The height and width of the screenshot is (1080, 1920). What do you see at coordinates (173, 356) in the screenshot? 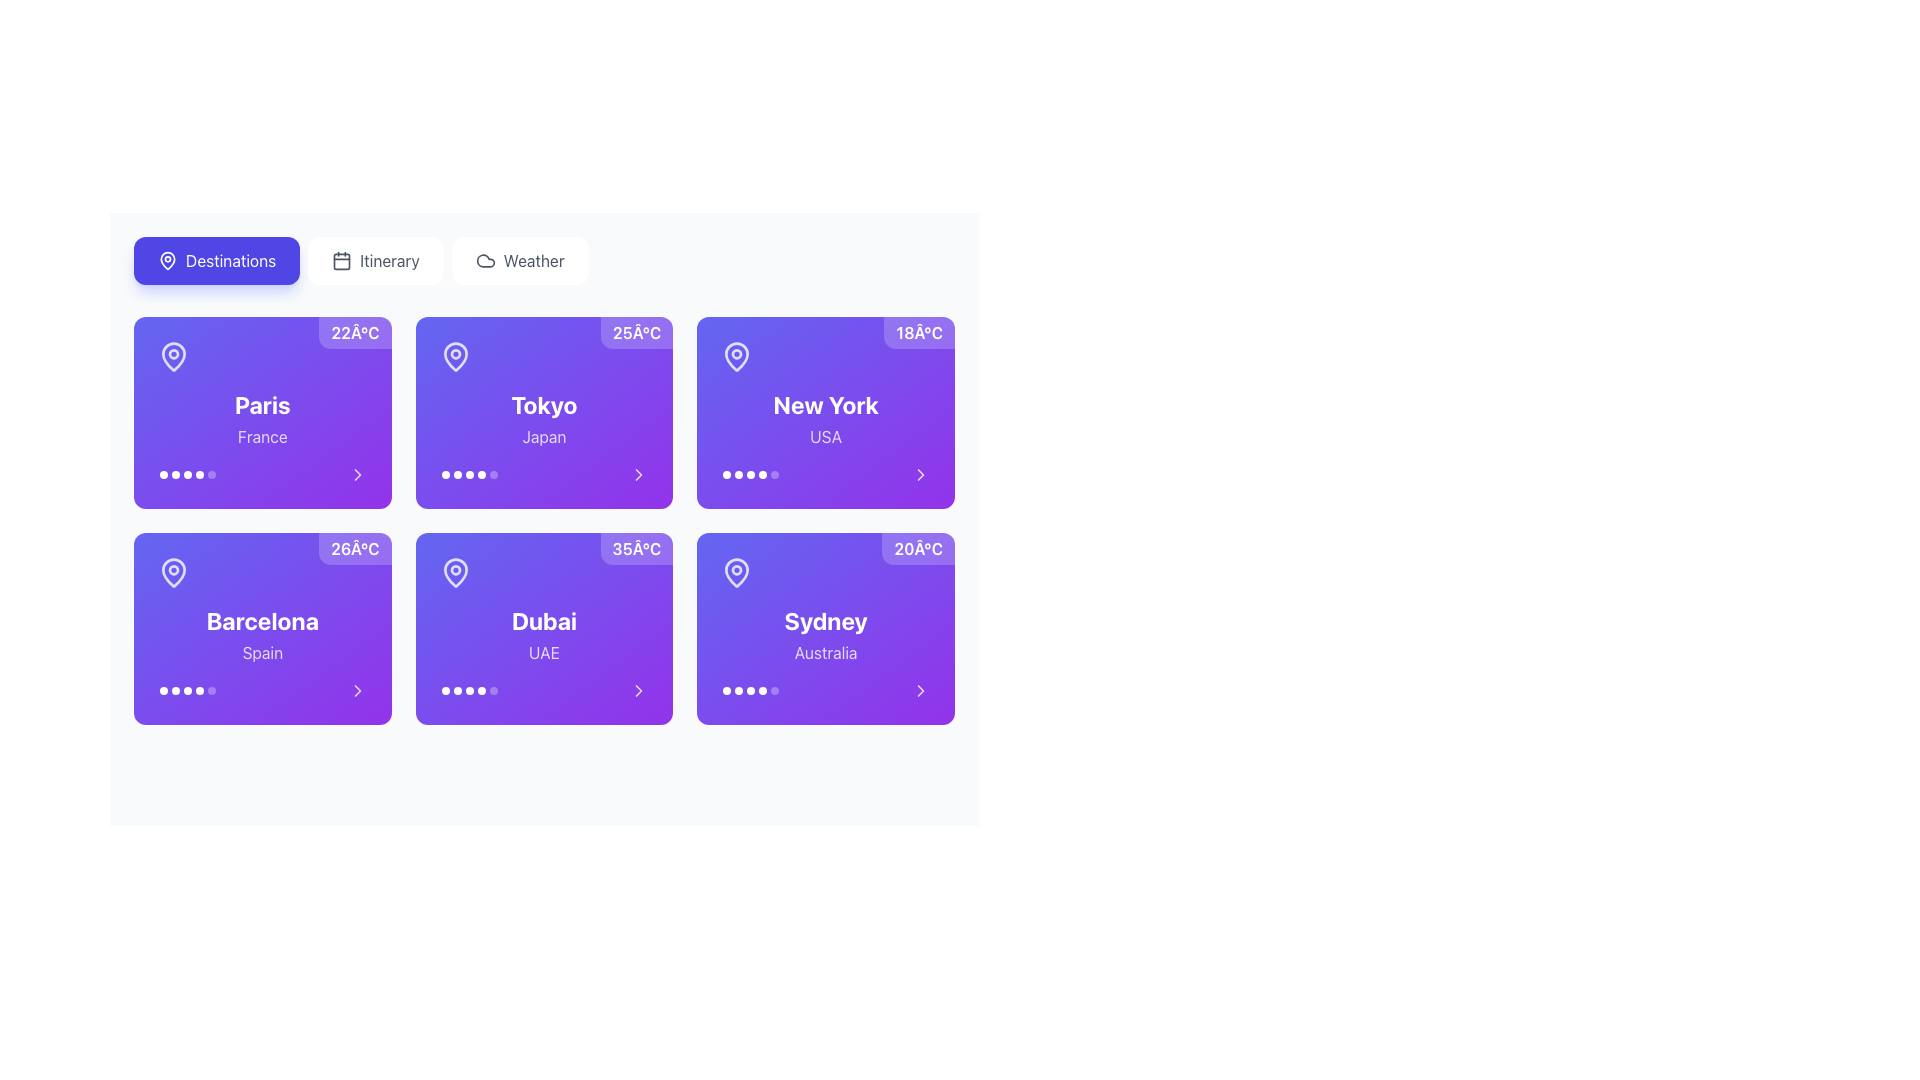
I see `the context of the 'Paris' card by interacting with the pin icon located in the upper-left portion of the card` at bounding box center [173, 356].